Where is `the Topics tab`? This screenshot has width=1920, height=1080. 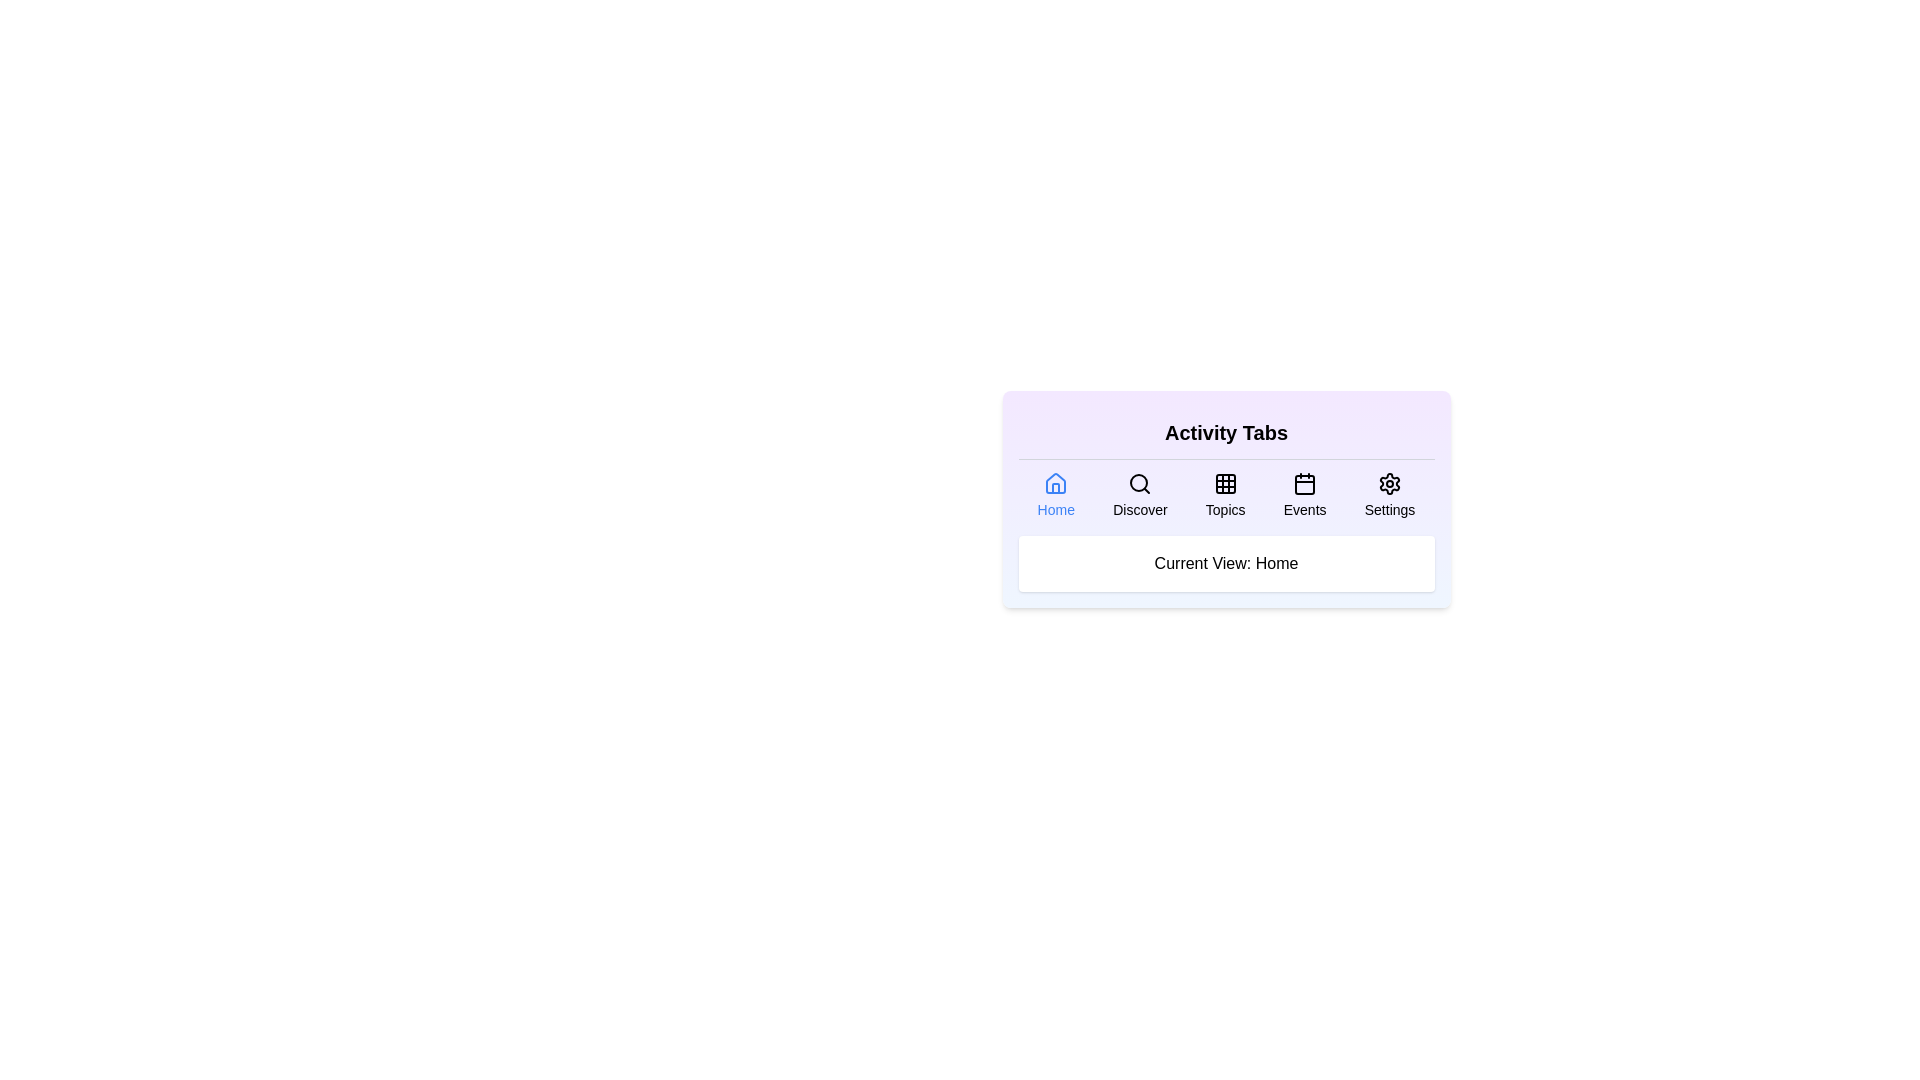
the Topics tab is located at coordinates (1223, 495).